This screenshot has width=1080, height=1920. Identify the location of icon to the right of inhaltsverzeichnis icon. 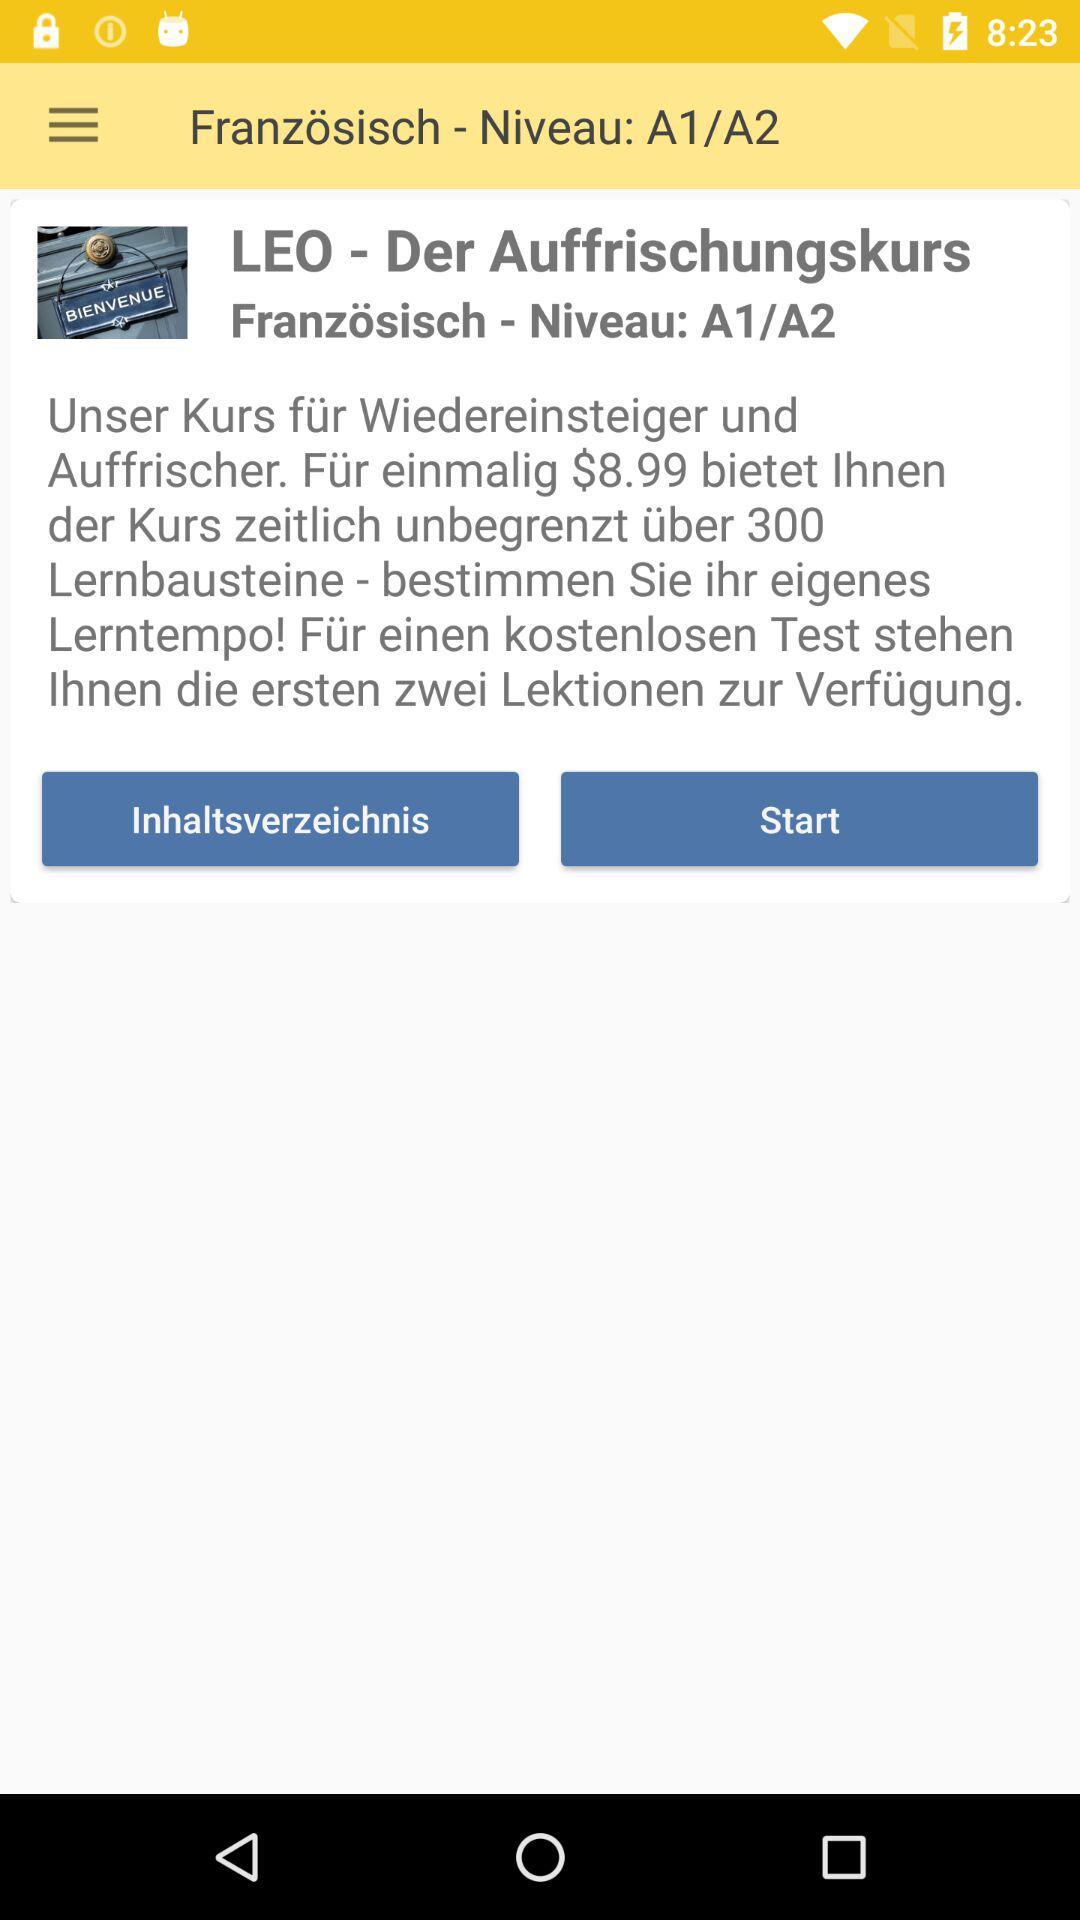
(798, 819).